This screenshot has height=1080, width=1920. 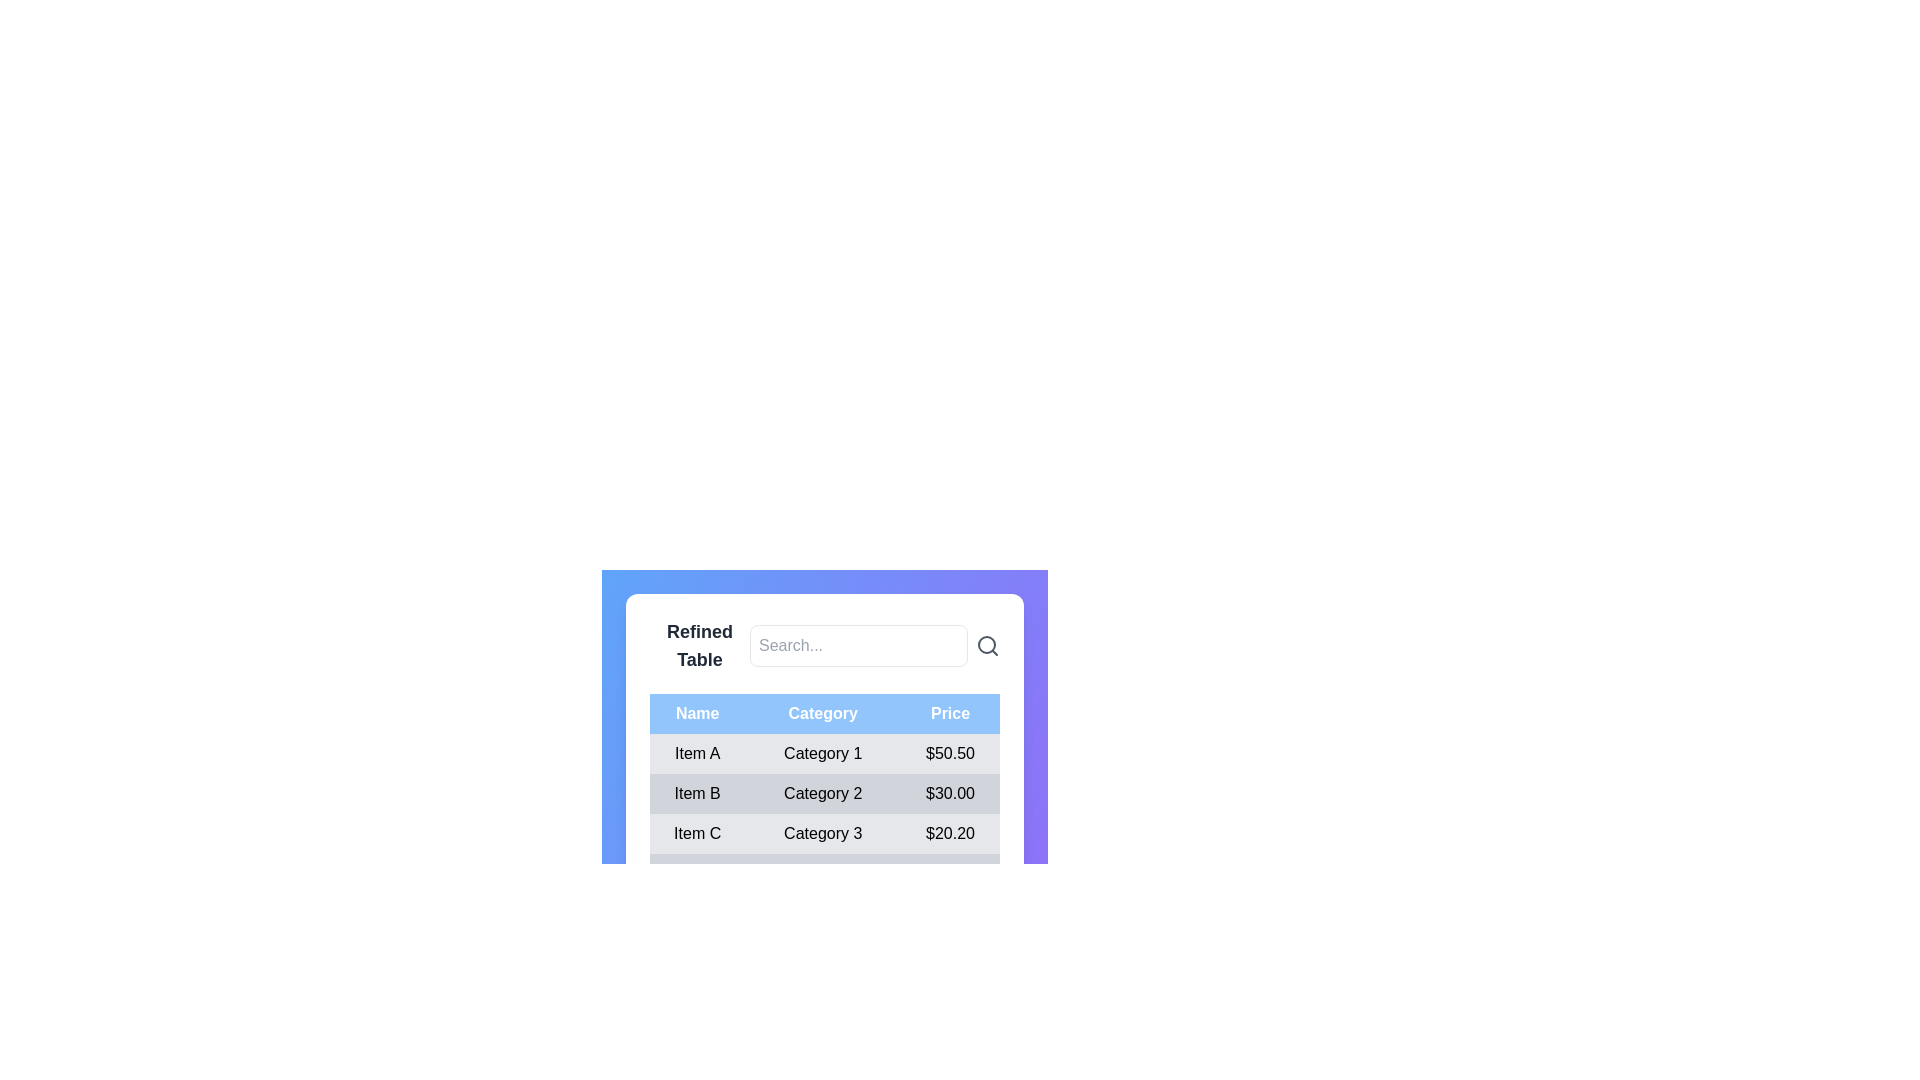 What do you see at coordinates (949, 793) in the screenshot?
I see `the text label displaying '$30.00' which is located in the 'Price' column of the 'Refined Table' under 'Item B' and 'Category 2'` at bounding box center [949, 793].